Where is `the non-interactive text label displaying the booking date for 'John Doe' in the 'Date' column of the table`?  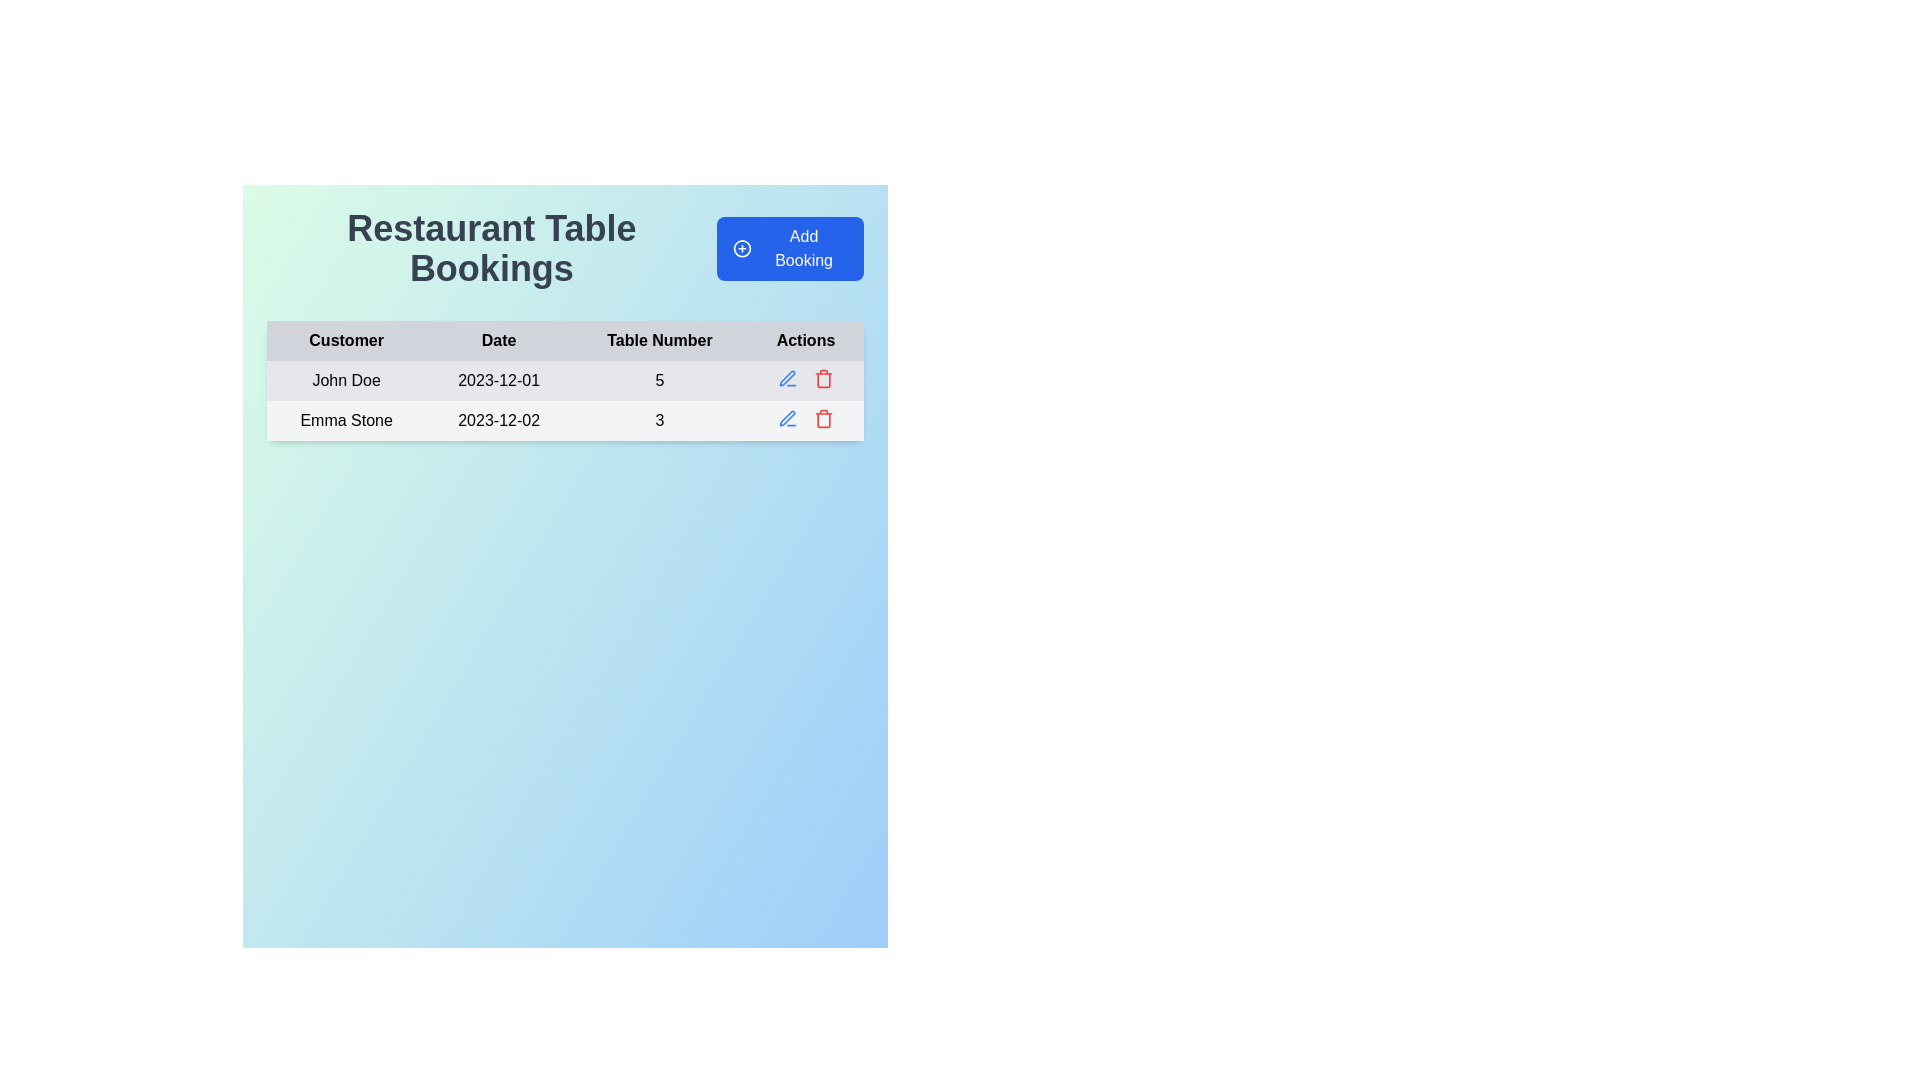
the non-interactive text label displaying the booking date for 'John Doe' in the 'Date' column of the table is located at coordinates (499, 381).